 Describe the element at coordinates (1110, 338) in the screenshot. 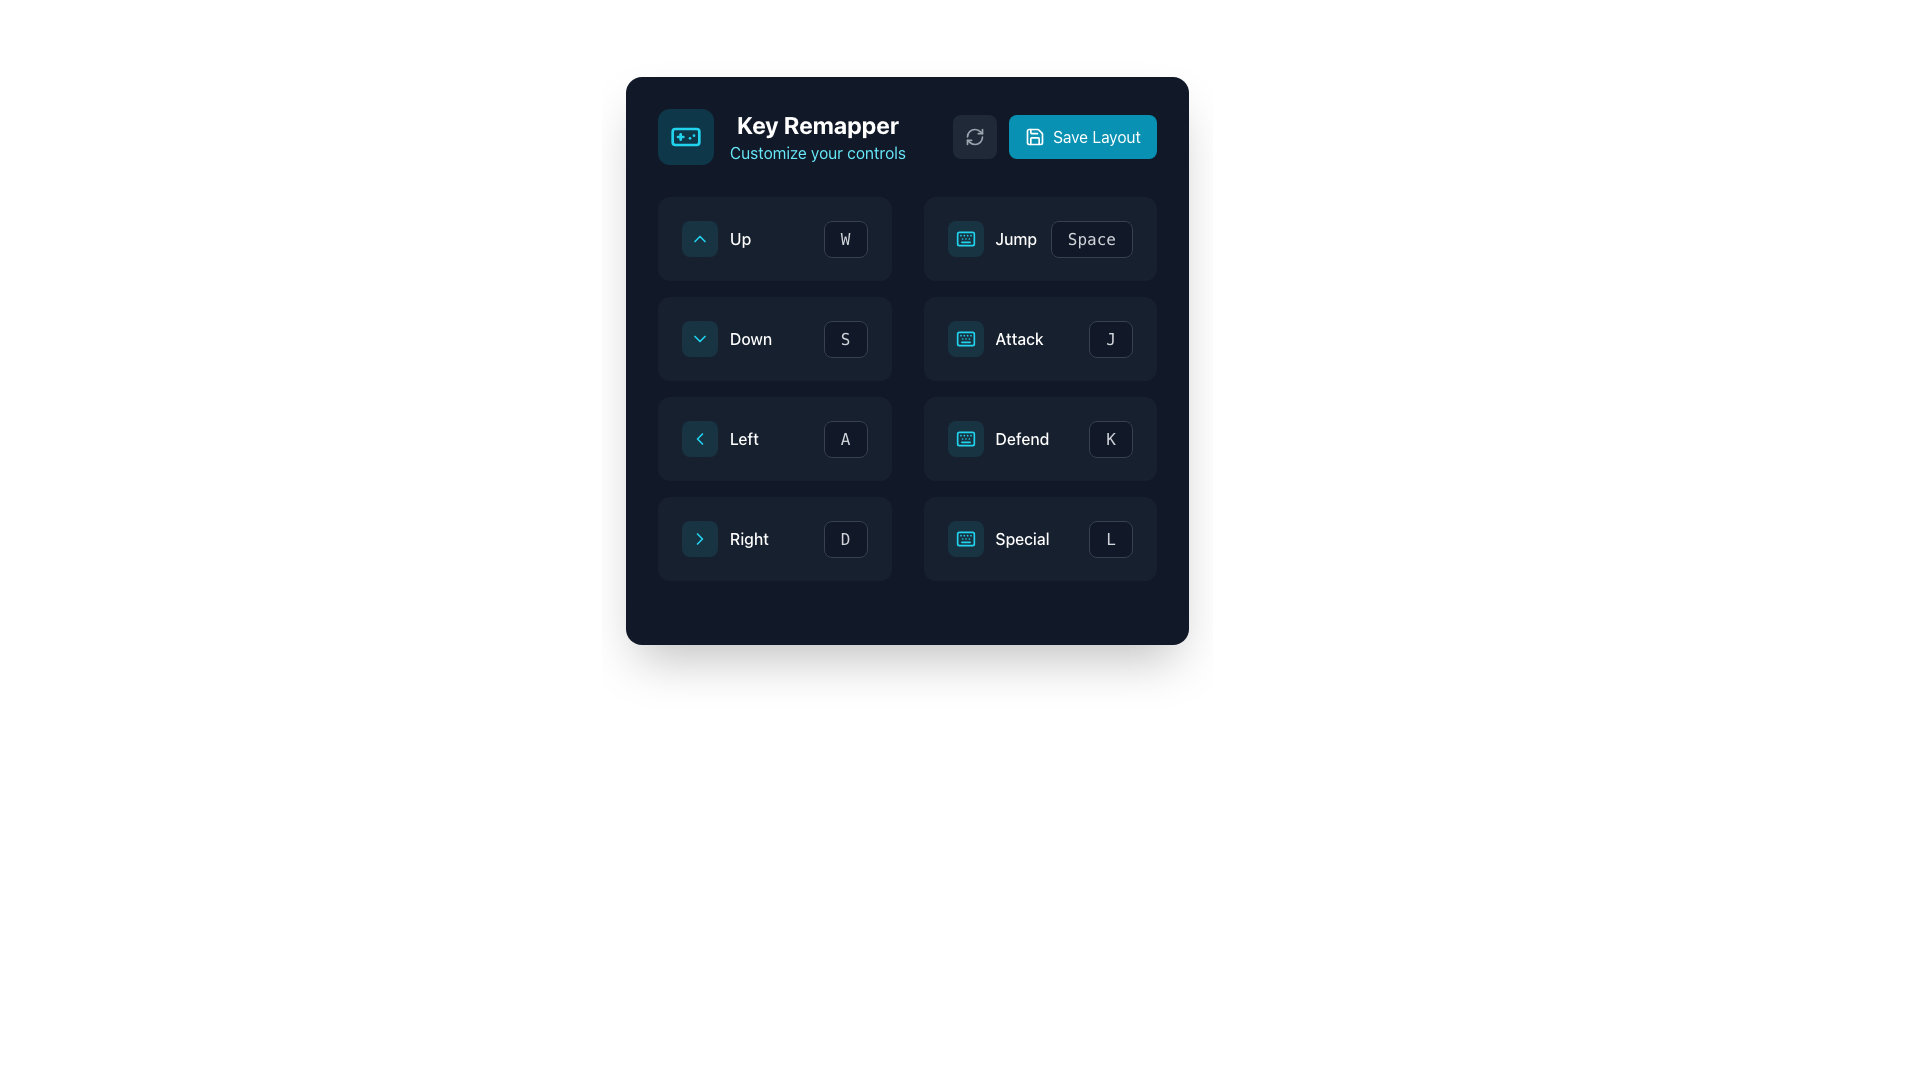

I see `the button in the bottom-right corner of the layout grid, positioned to the right of the 'Attack' label` at that location.